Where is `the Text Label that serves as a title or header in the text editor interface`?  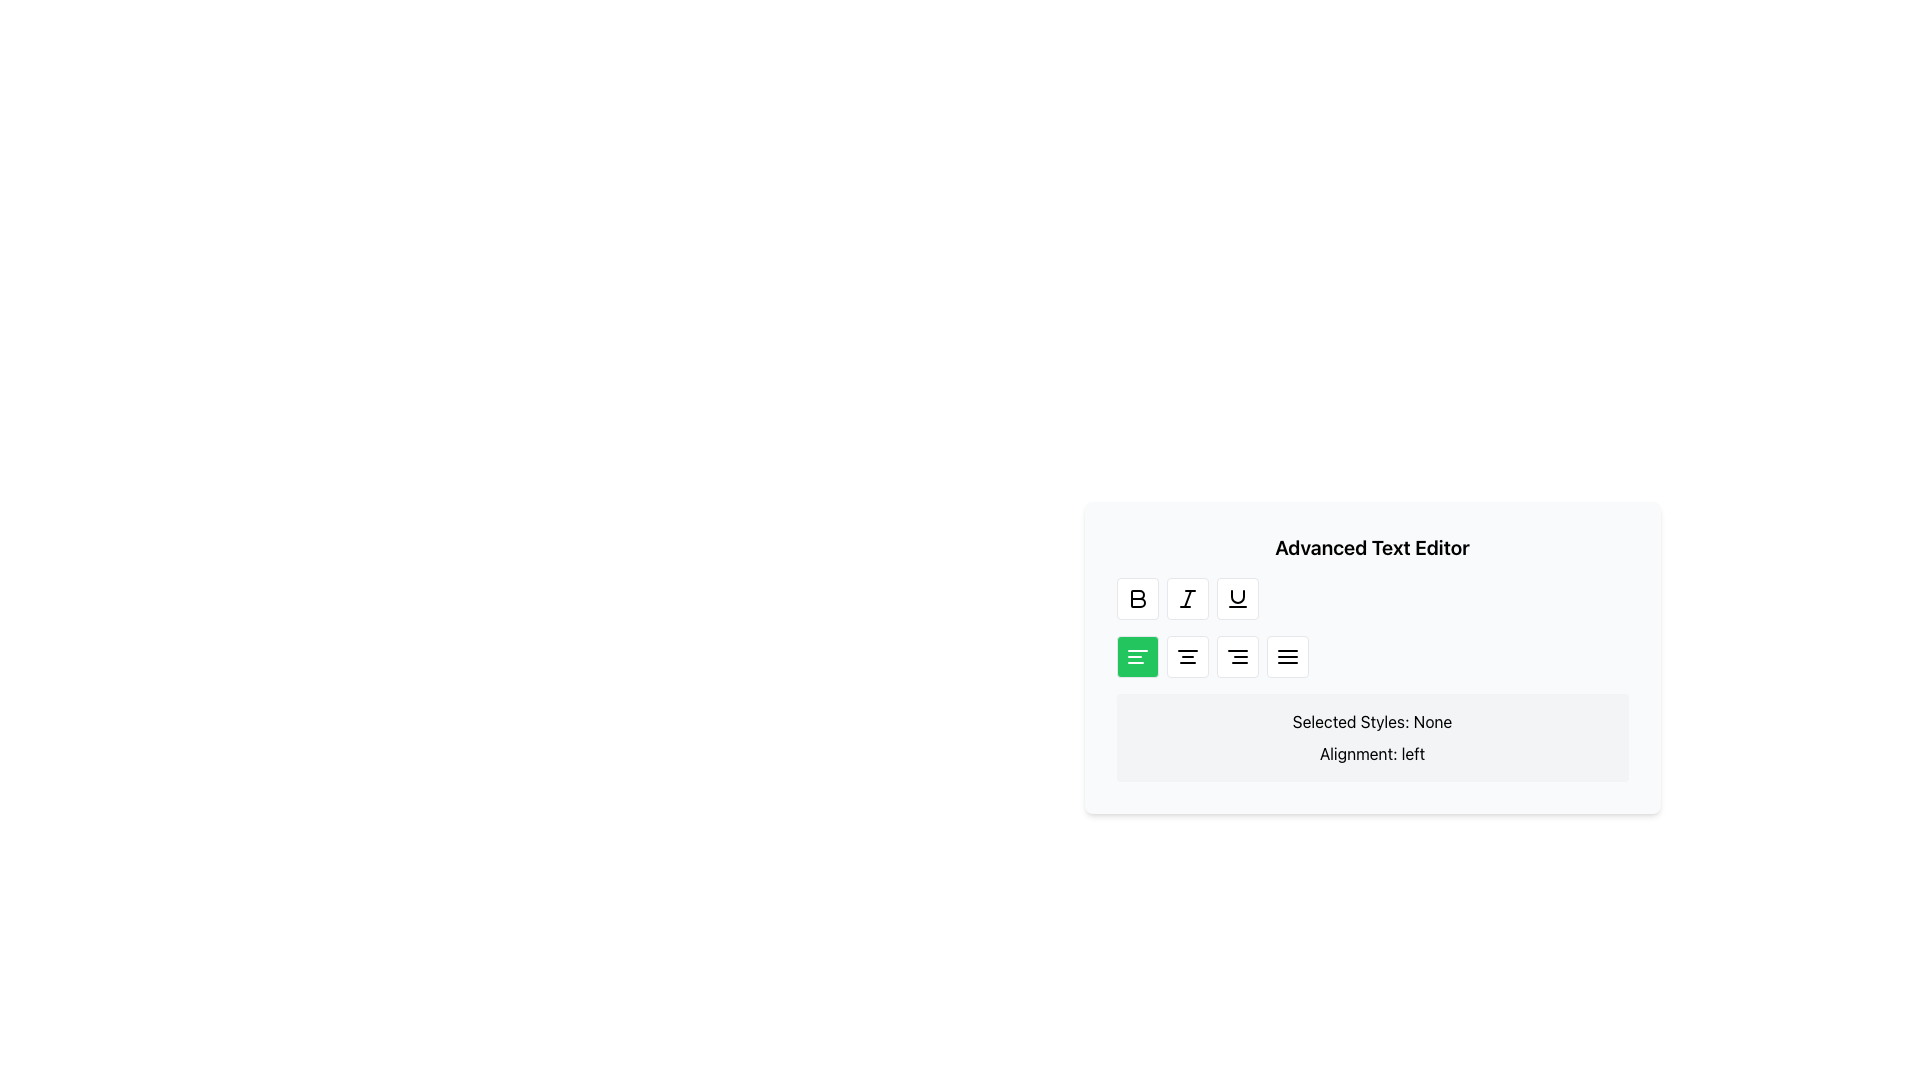 the Text Label that serves as a title or header in the text editor interface is located at coordinates (1371, 547).